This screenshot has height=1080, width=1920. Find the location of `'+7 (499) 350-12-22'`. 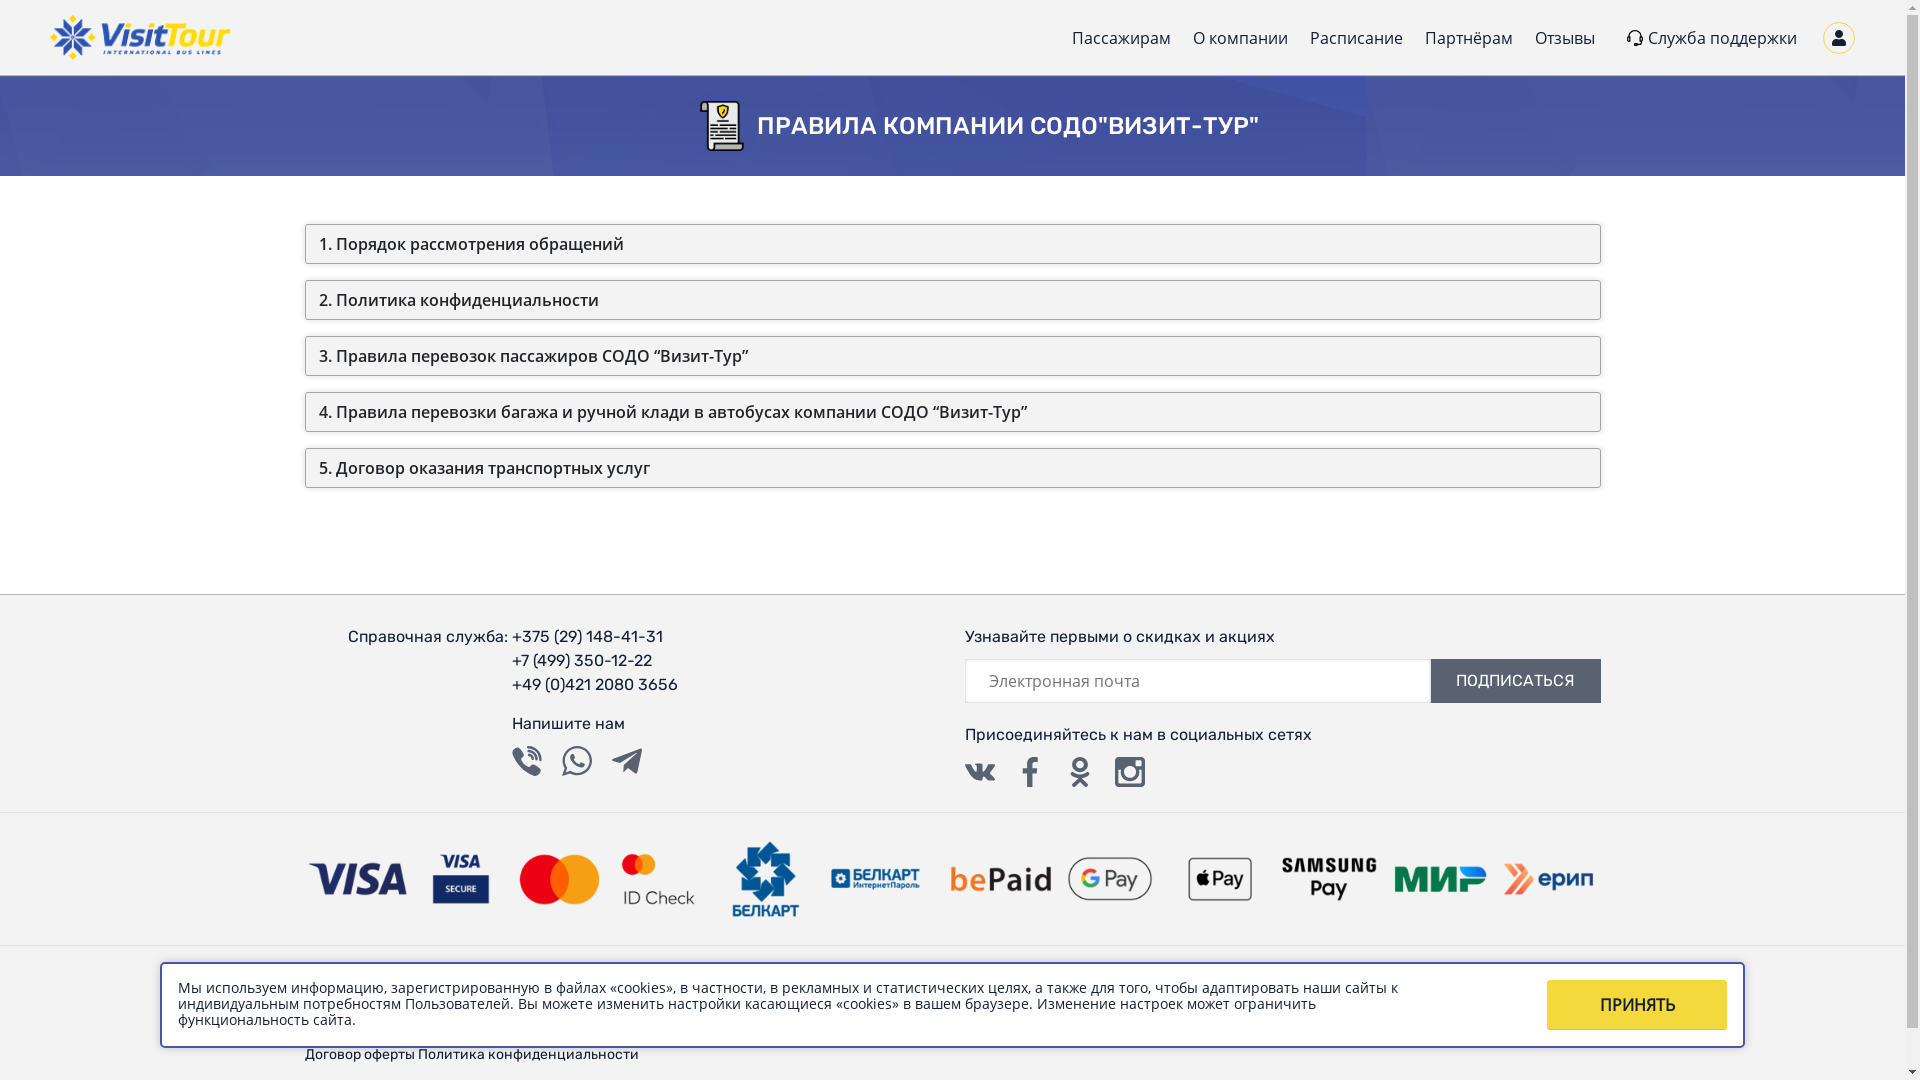

'+7 (499) 350-12-22' is located at coordinates (594, 660).